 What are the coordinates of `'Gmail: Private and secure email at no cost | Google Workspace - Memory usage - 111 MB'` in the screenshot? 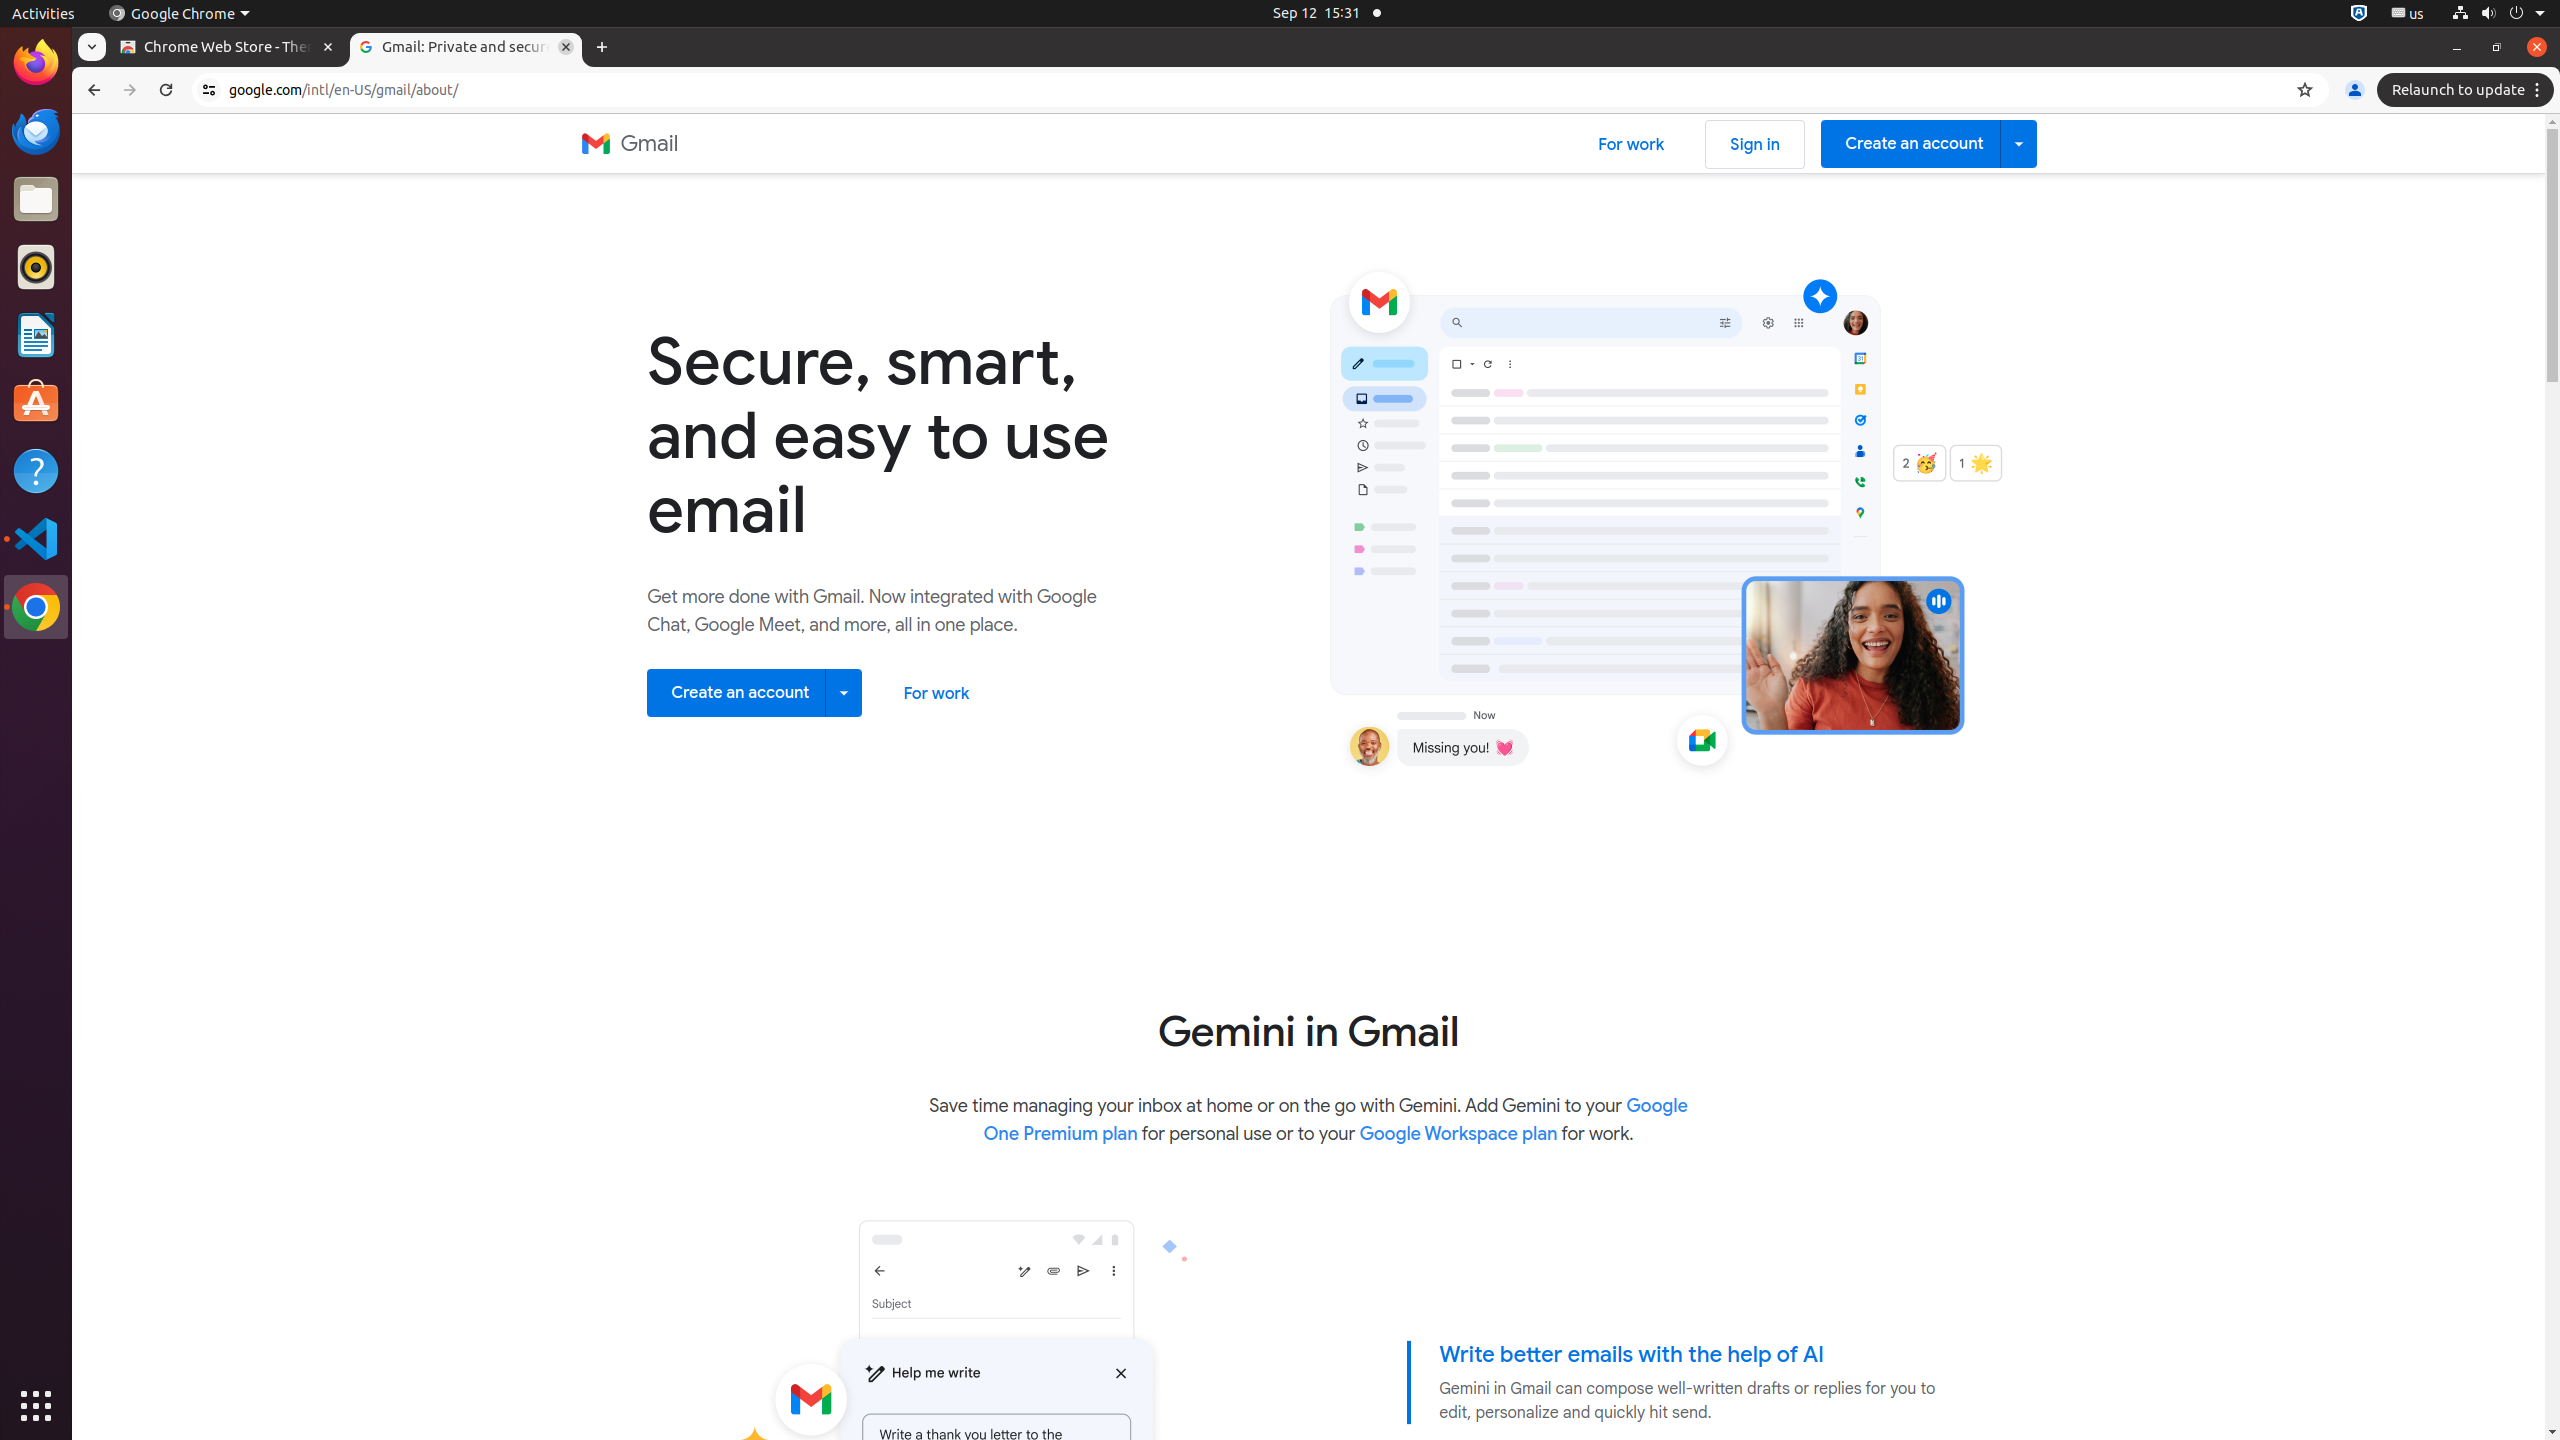 It's located at (464, 46).